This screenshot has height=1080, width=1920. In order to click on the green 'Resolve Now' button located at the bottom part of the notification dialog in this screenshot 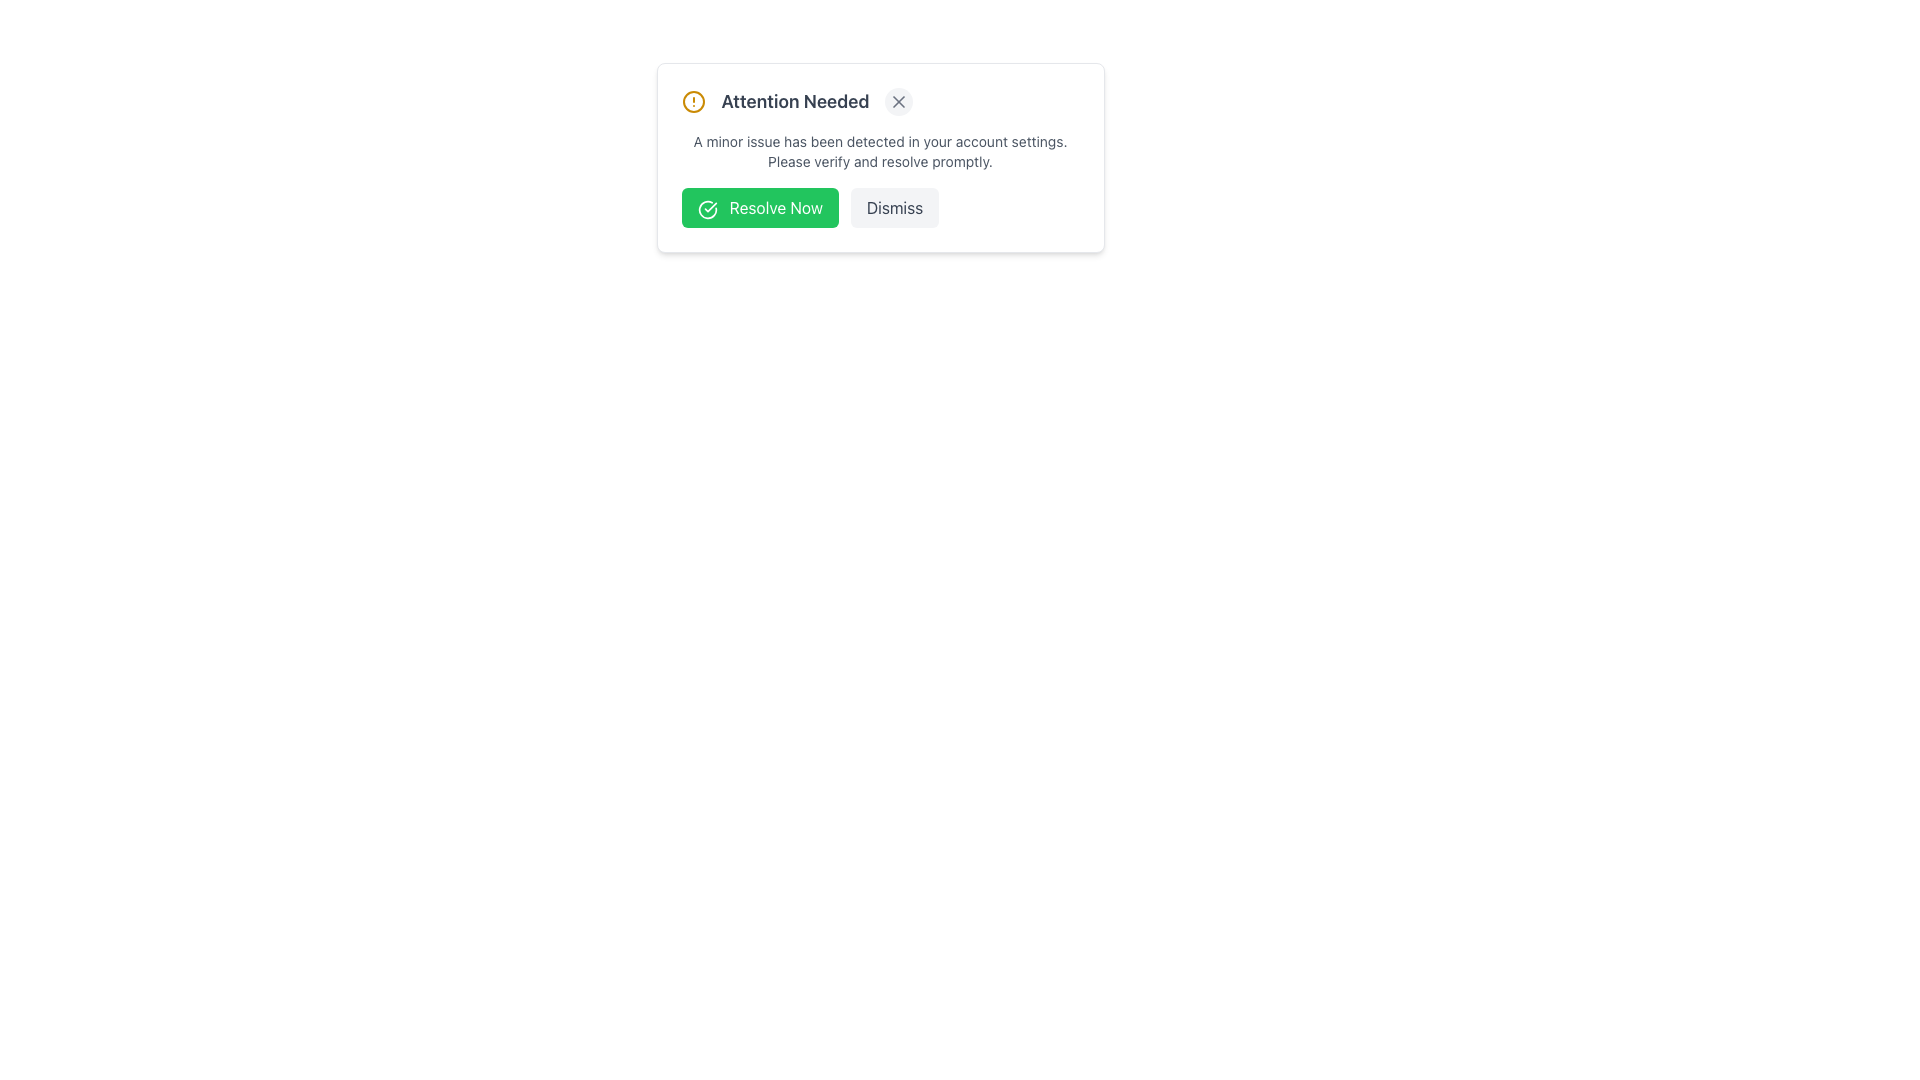, I will do `click(759, 208)`.